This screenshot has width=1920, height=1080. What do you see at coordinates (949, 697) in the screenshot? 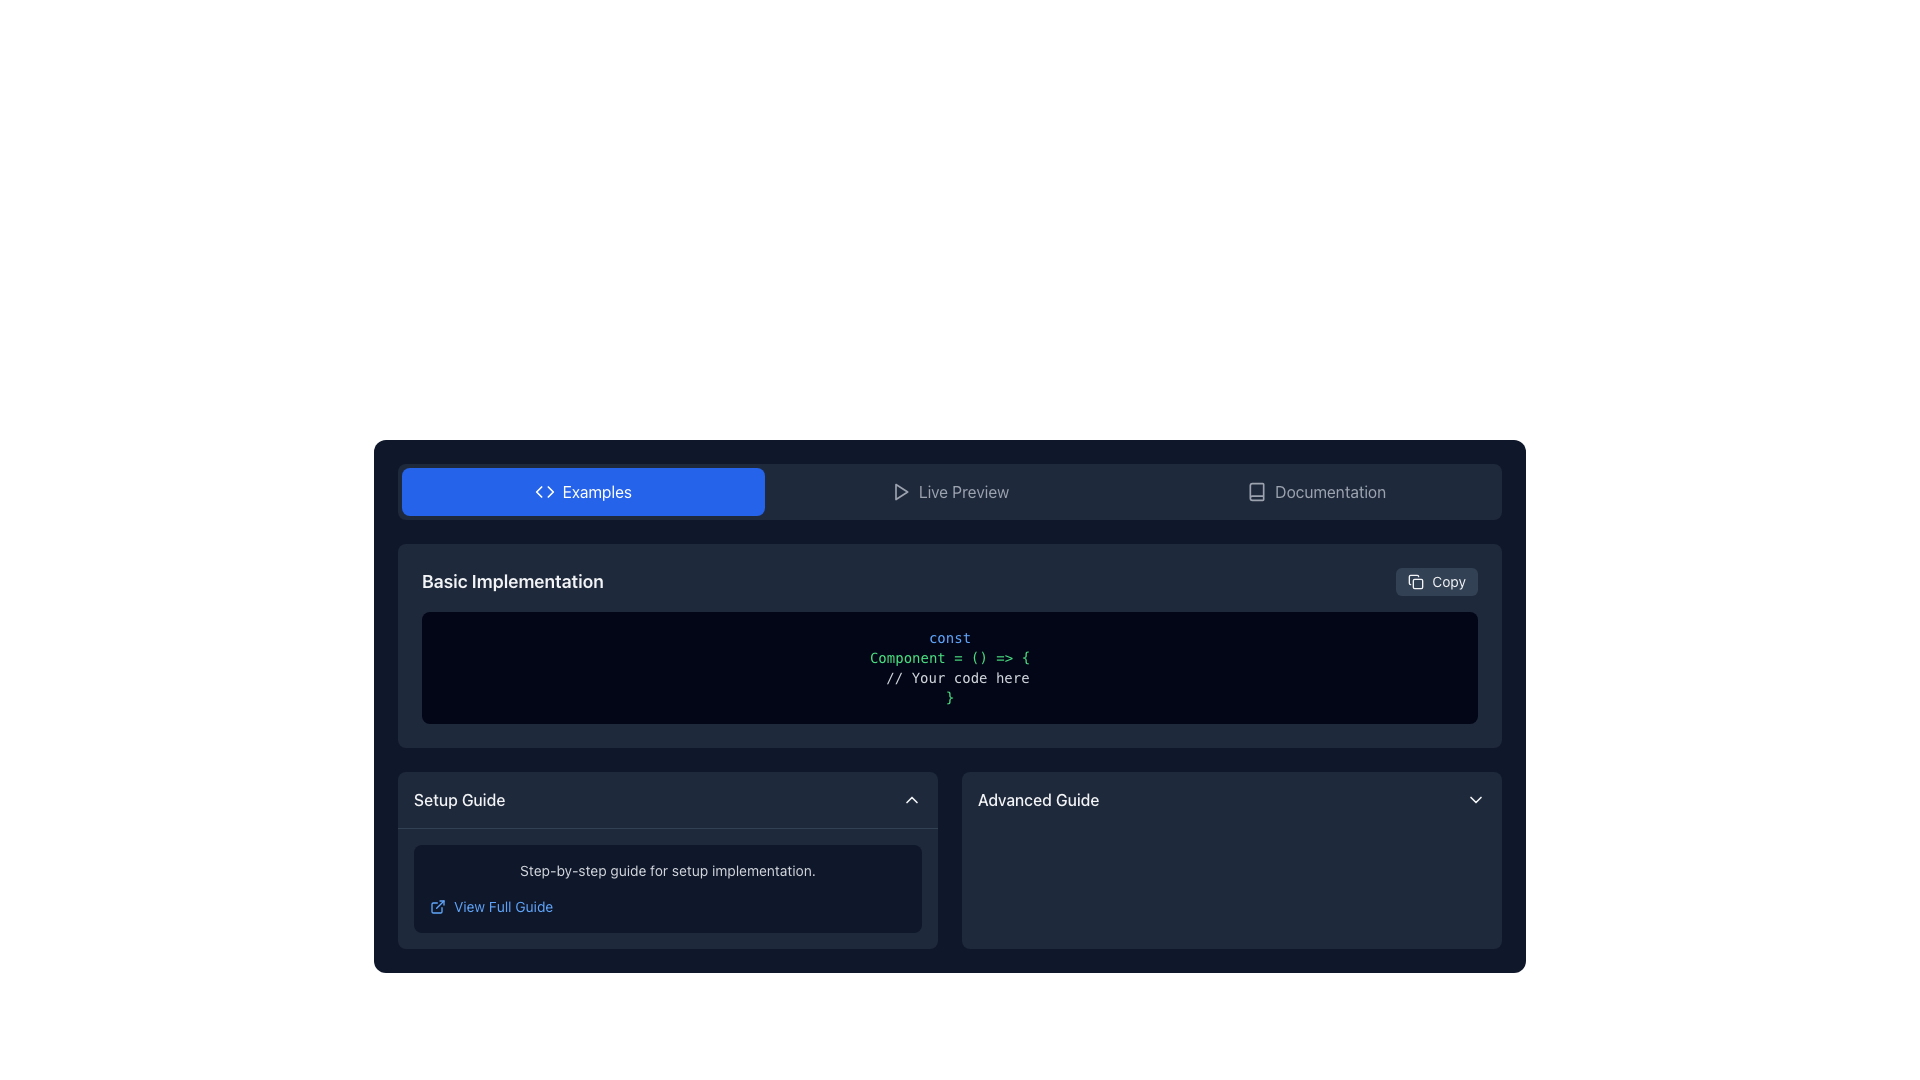
I see `the closing curly bracket '}' displayed in green text color` at bounding box center [949, 697].